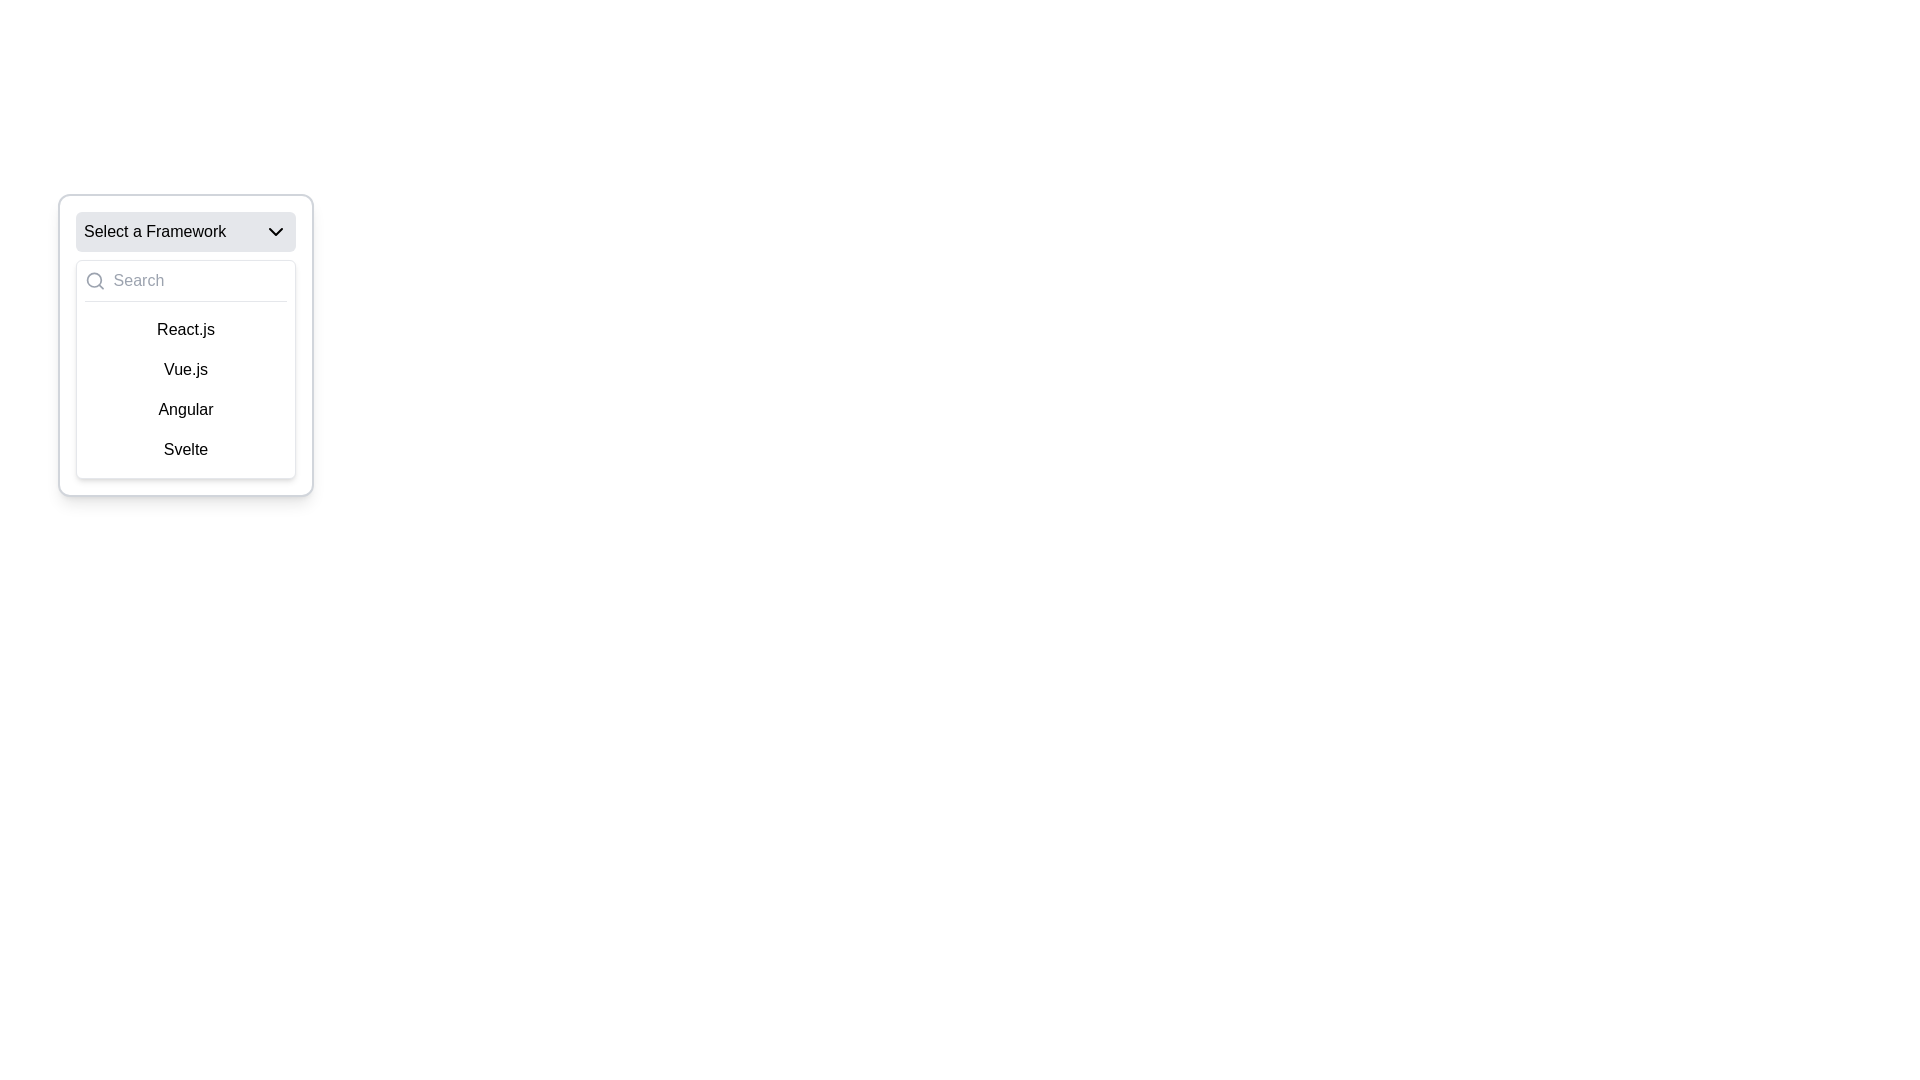 Image resolution: width=1920 pixels, height=1080 pixels. Describe the element at coordinates (154, 230) in the screenshot. I see `the label indicating the selection category for the dropdown menu, located to the left of the chevron-down icon button` at that location.